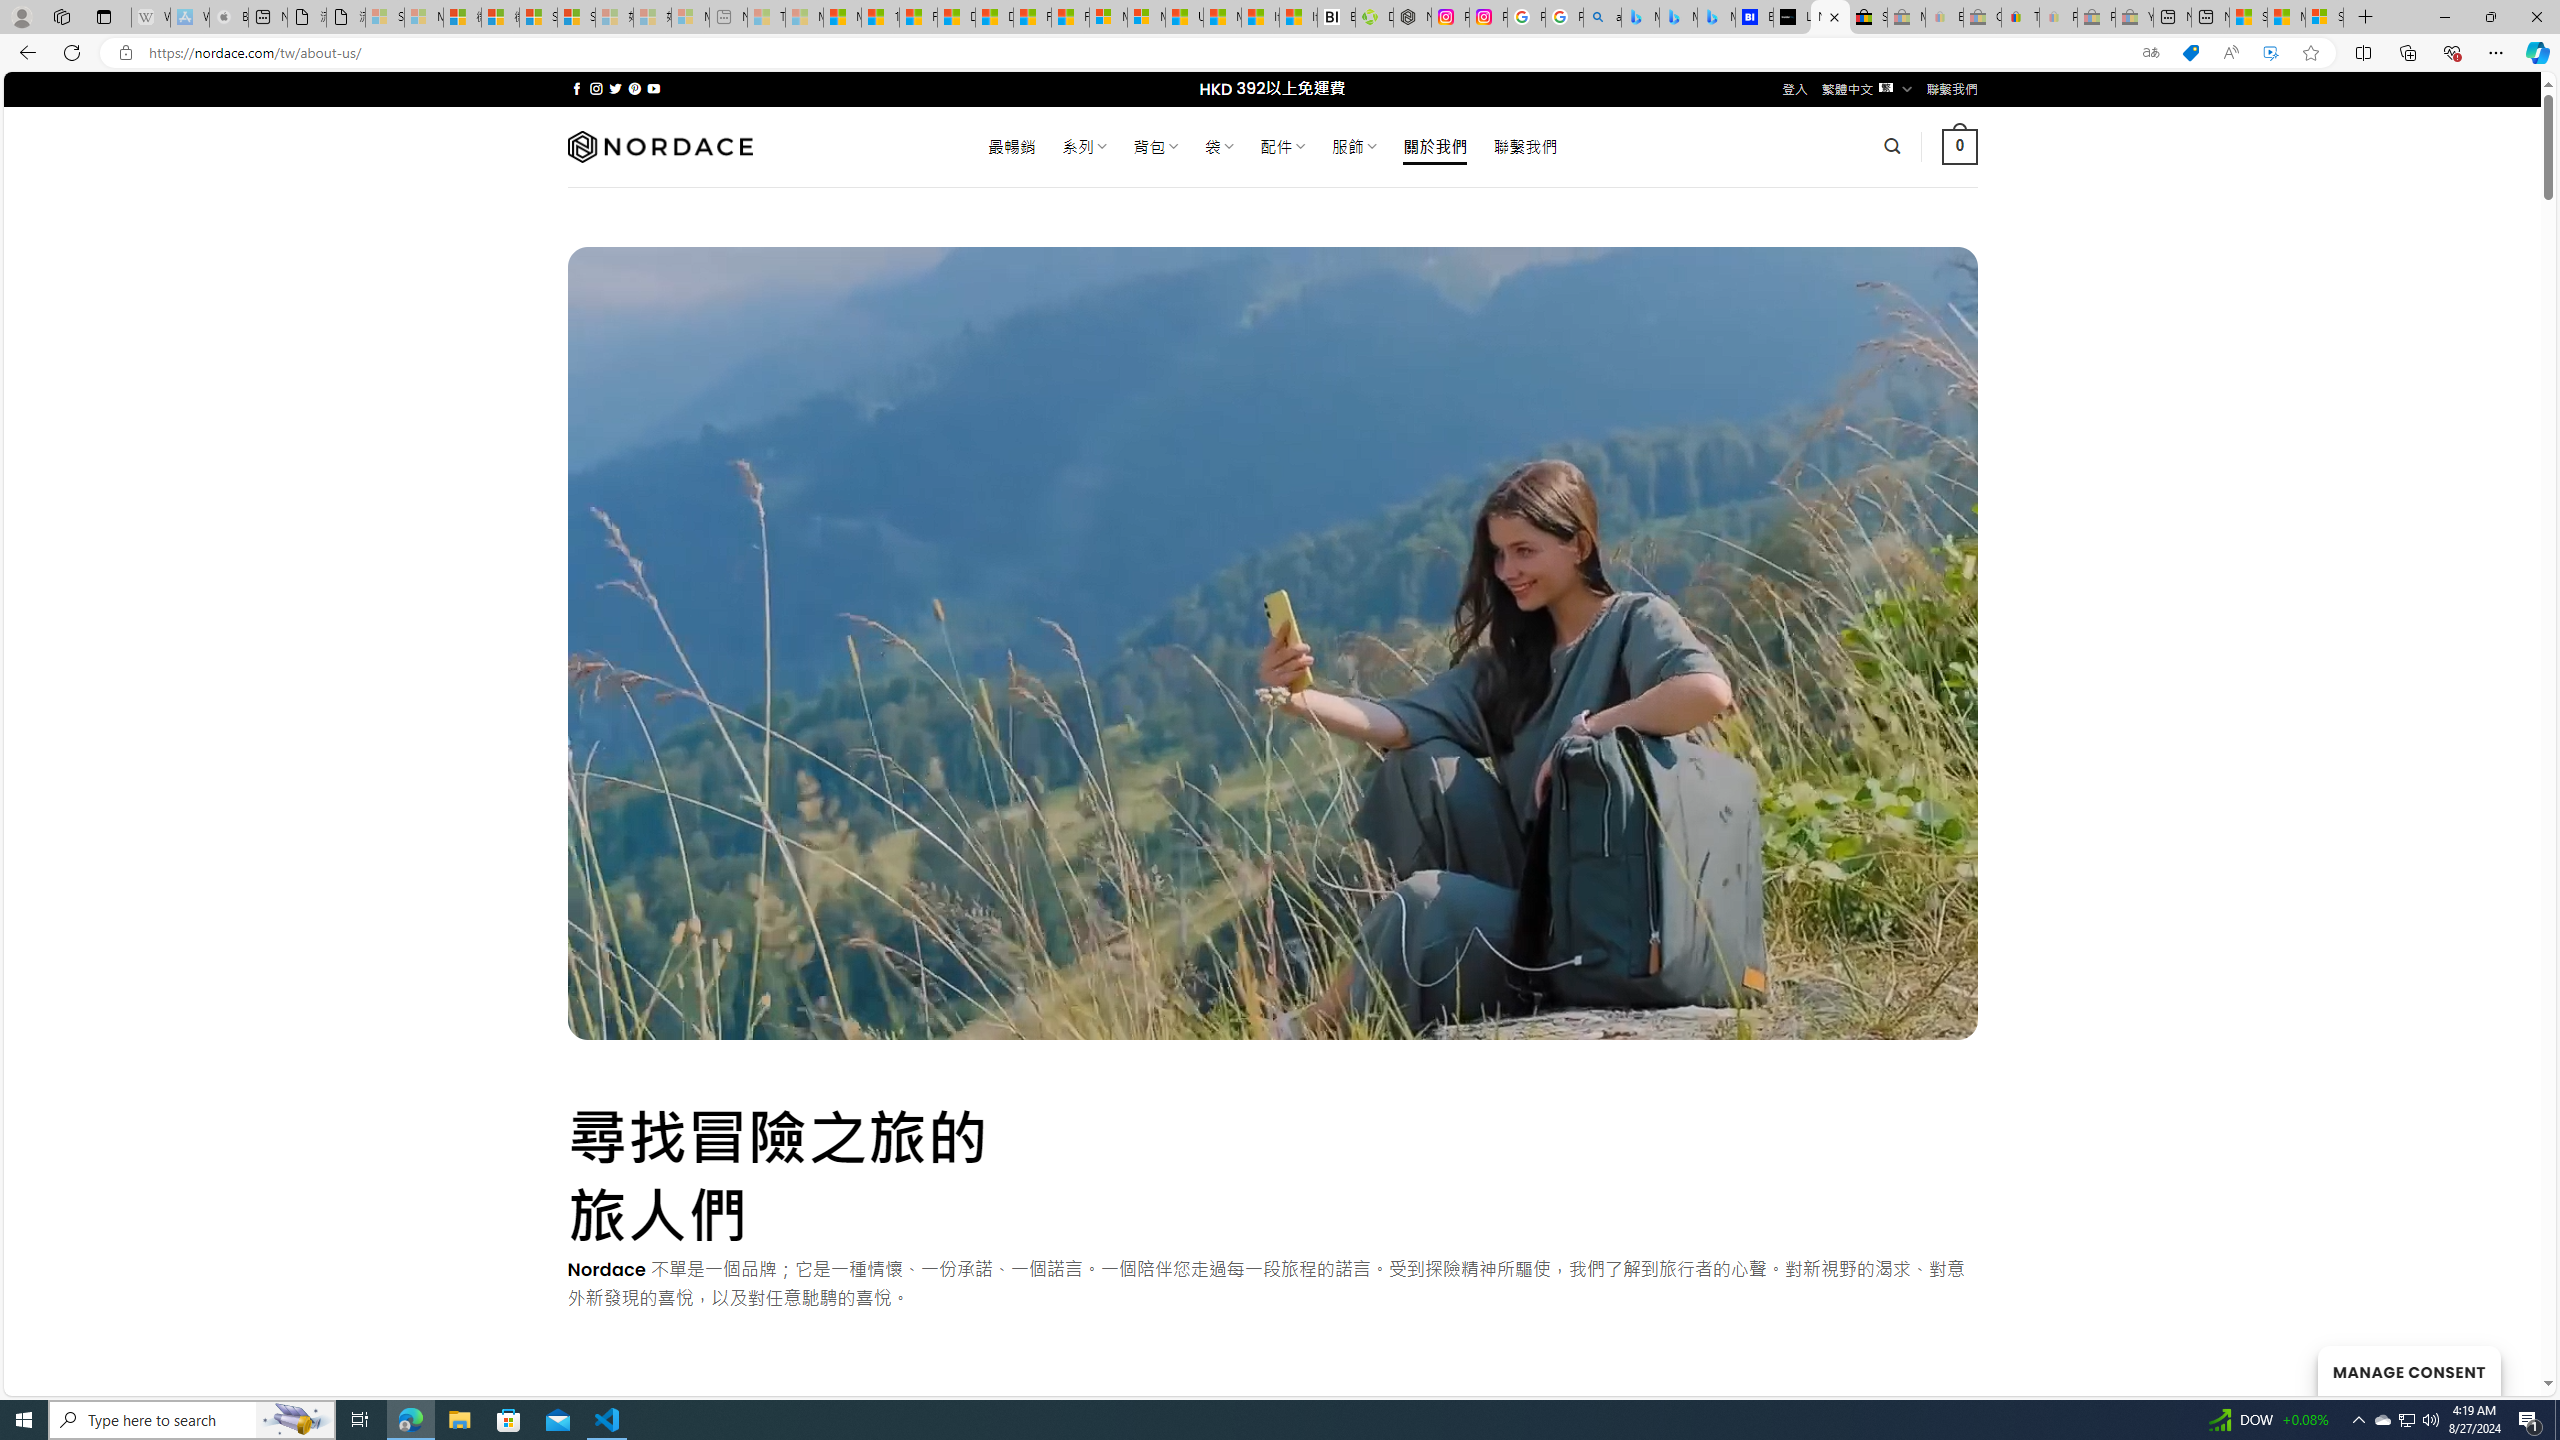  Describe the element at coordinates (1960, 145) in the screenshot. I see `' 0 '` at that location.